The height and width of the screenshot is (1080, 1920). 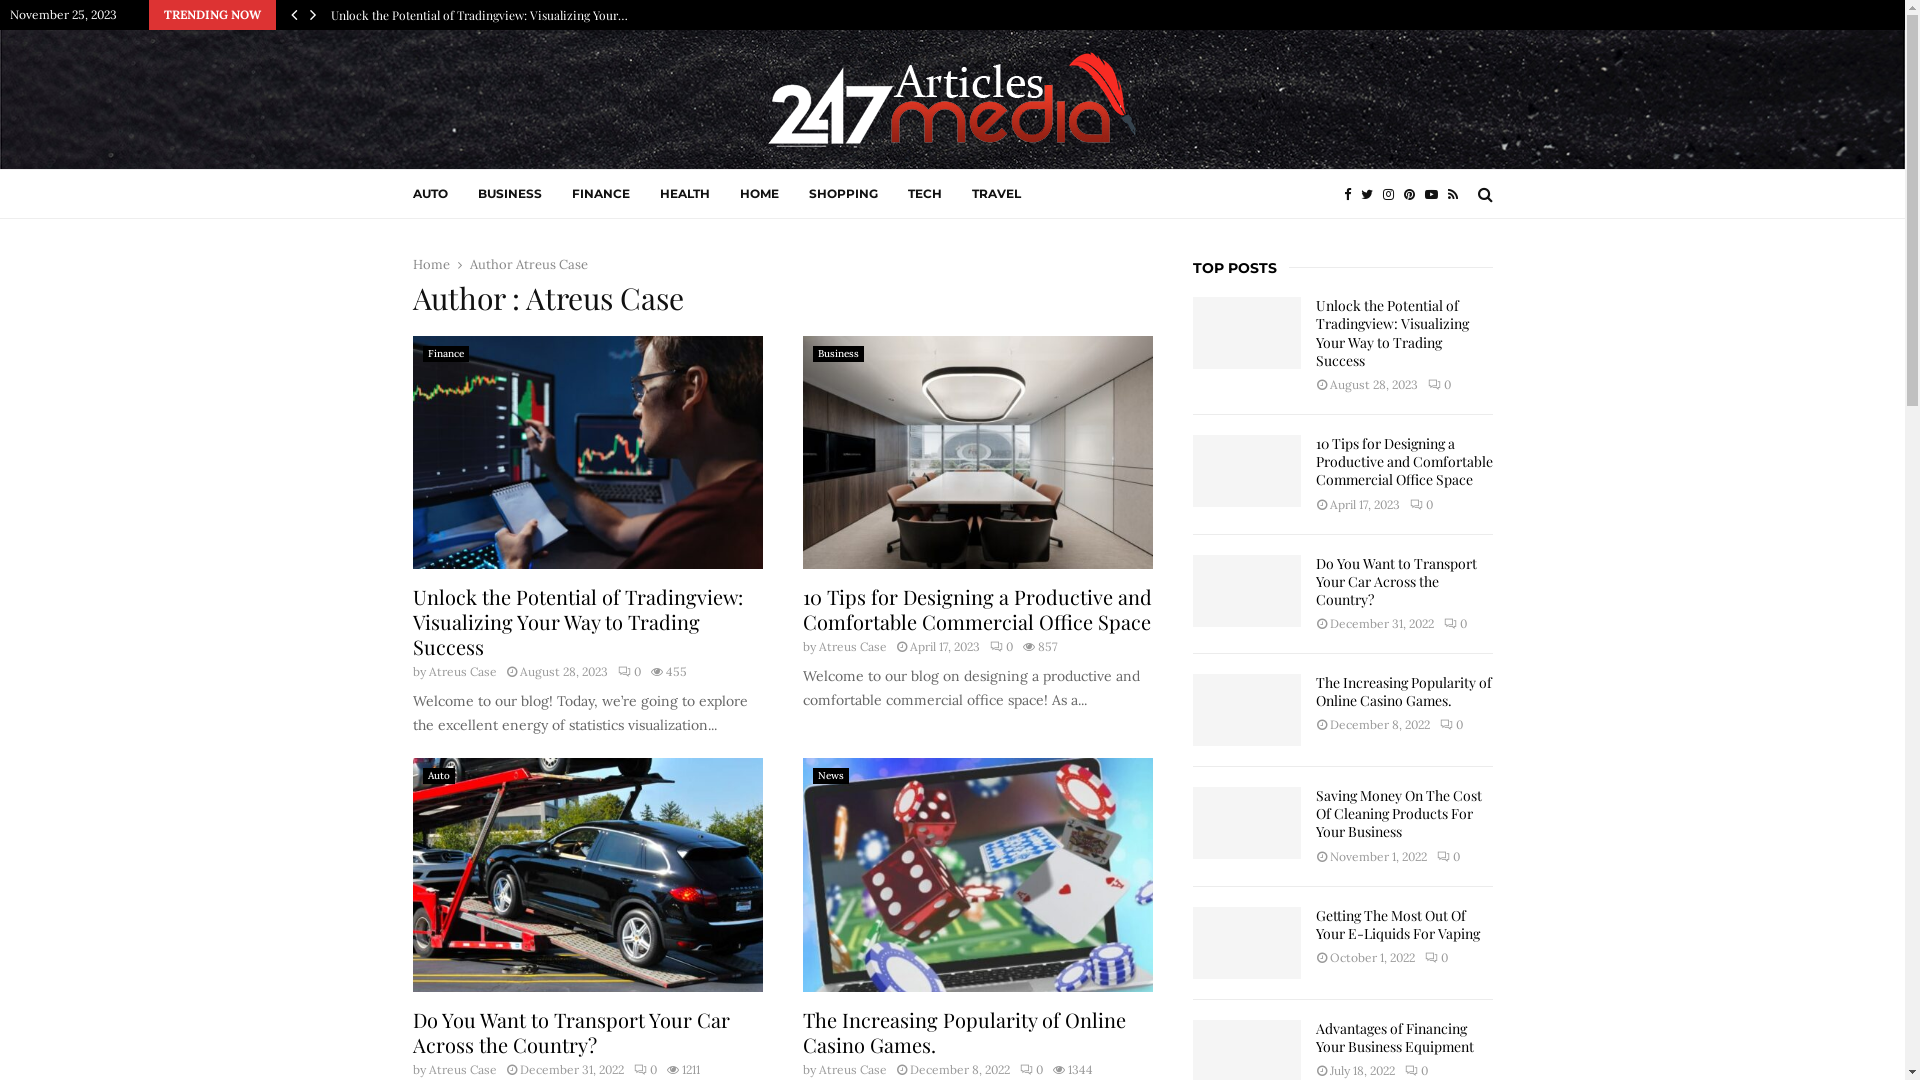 I want to click on 'December 31, 2022', so click(x=570, y=1068).